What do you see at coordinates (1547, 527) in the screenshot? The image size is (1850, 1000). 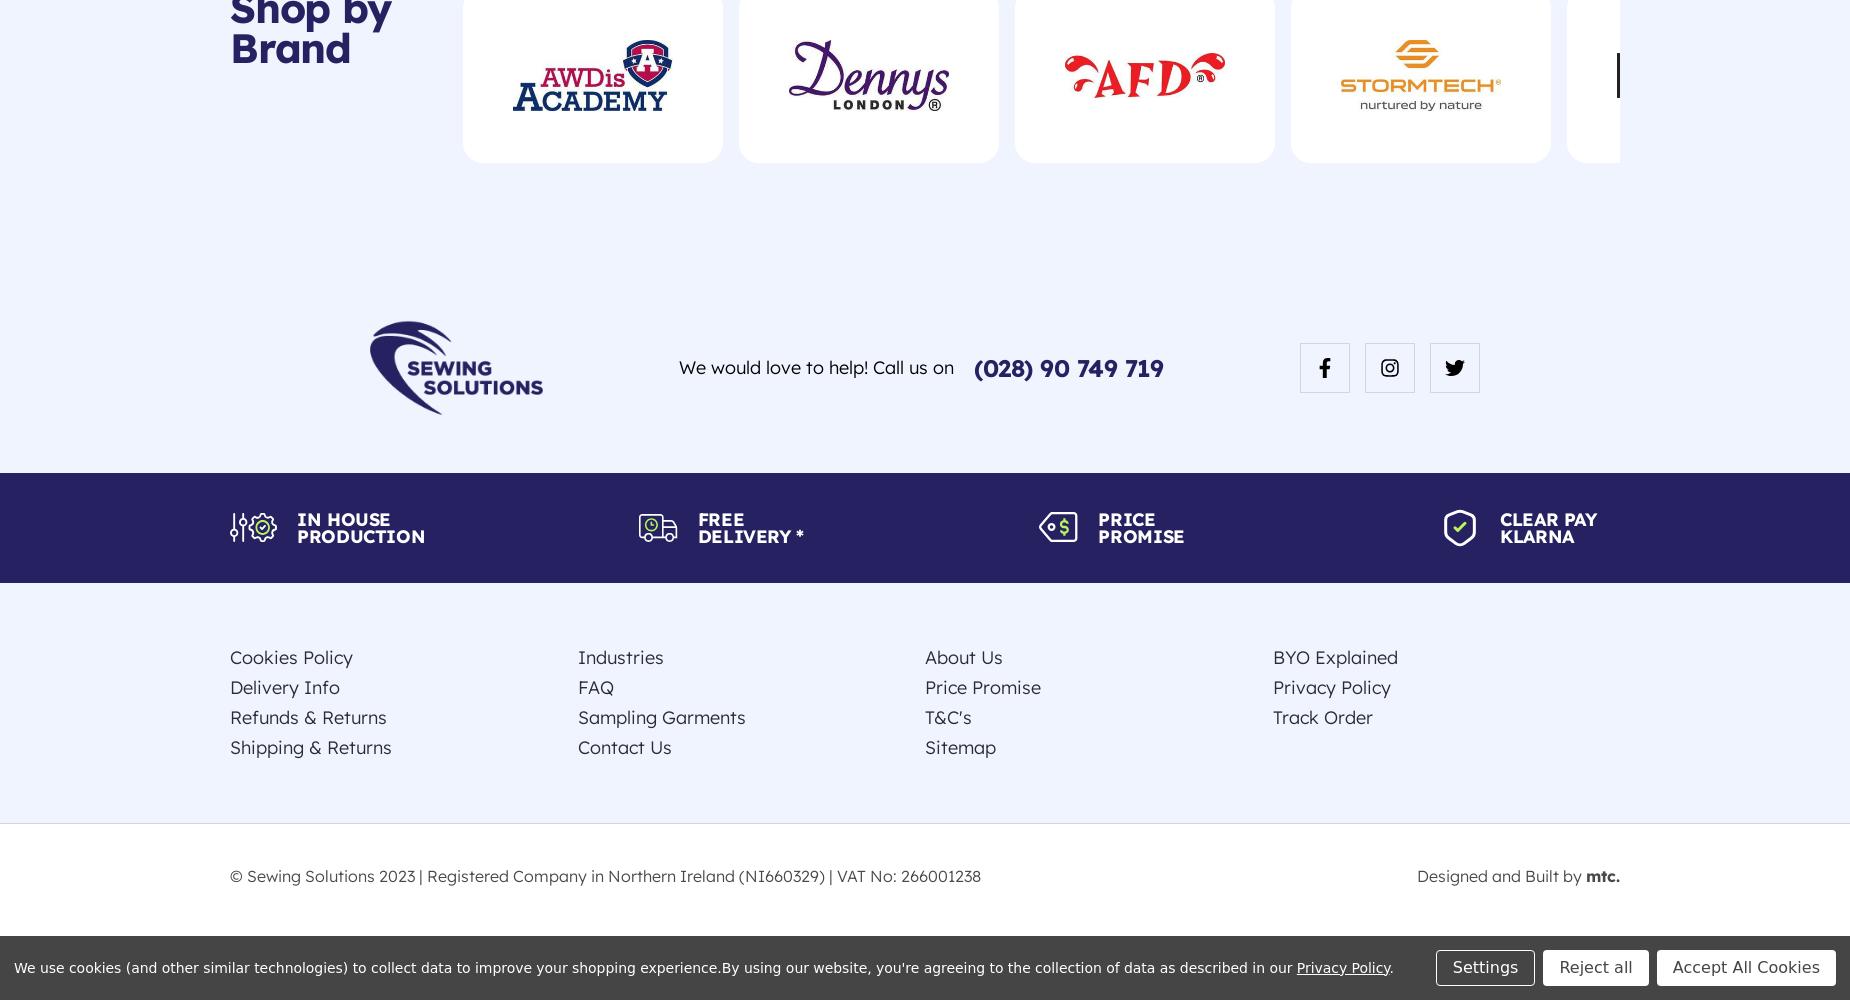 I see `'Clear Pay Klarna'` at bounding box center [1547, 527].